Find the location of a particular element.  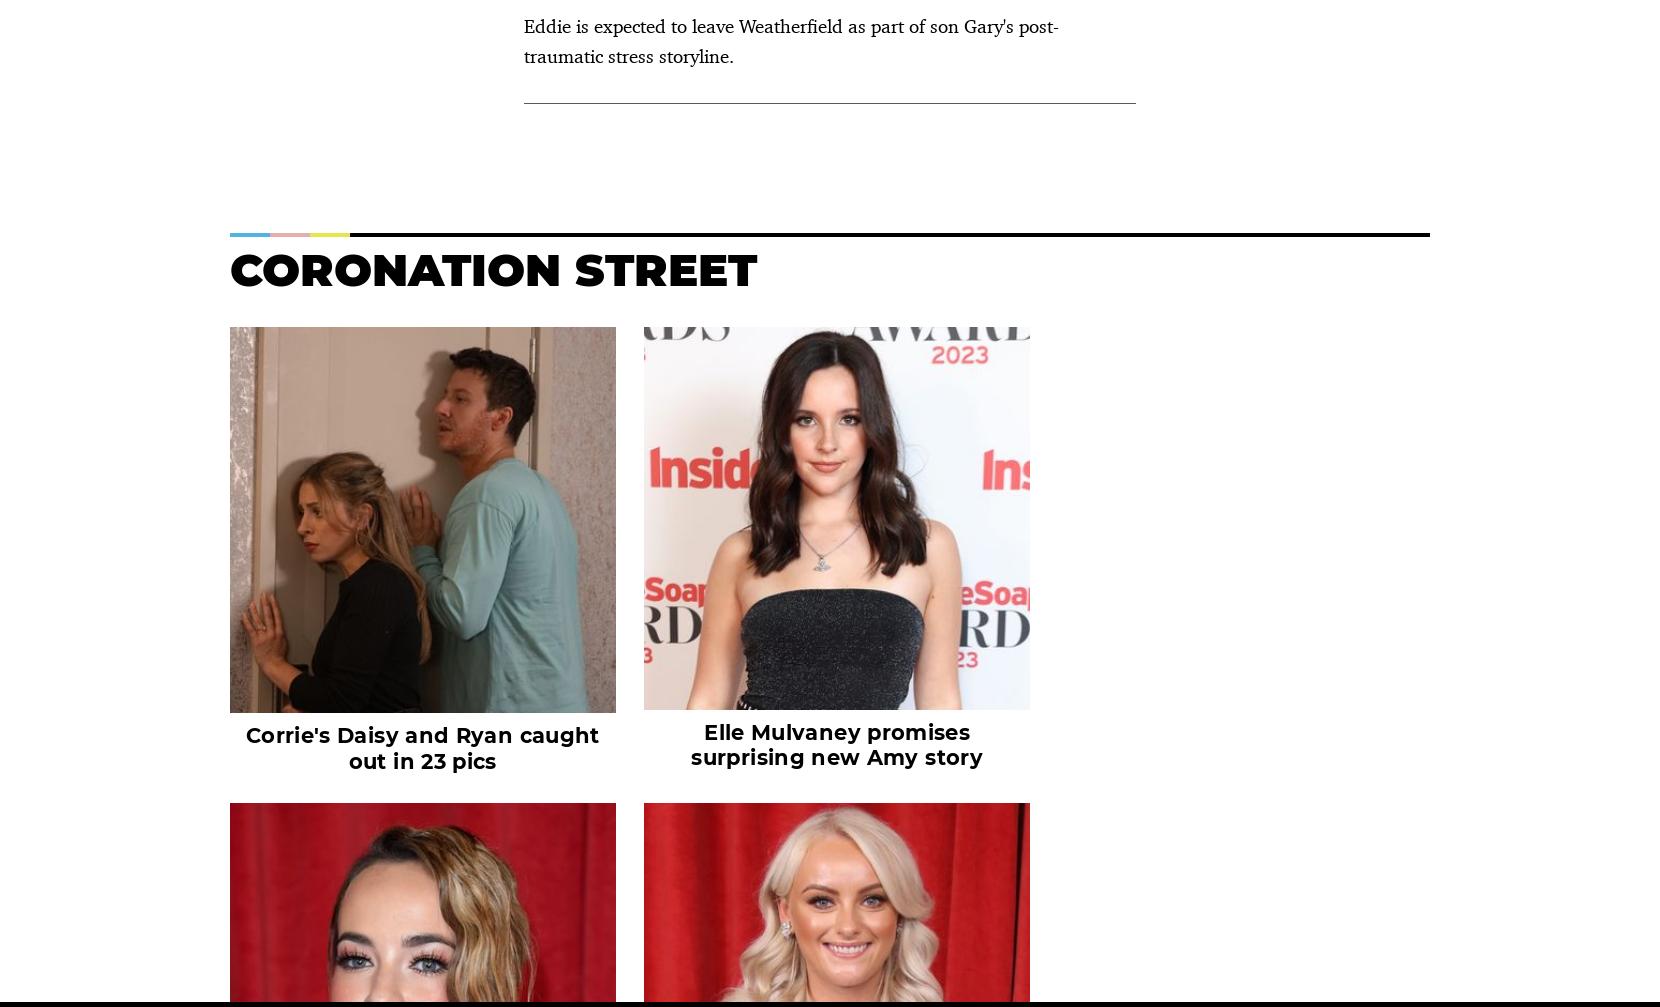

'Terms & Conditions' is located at coordinates (498, 816).